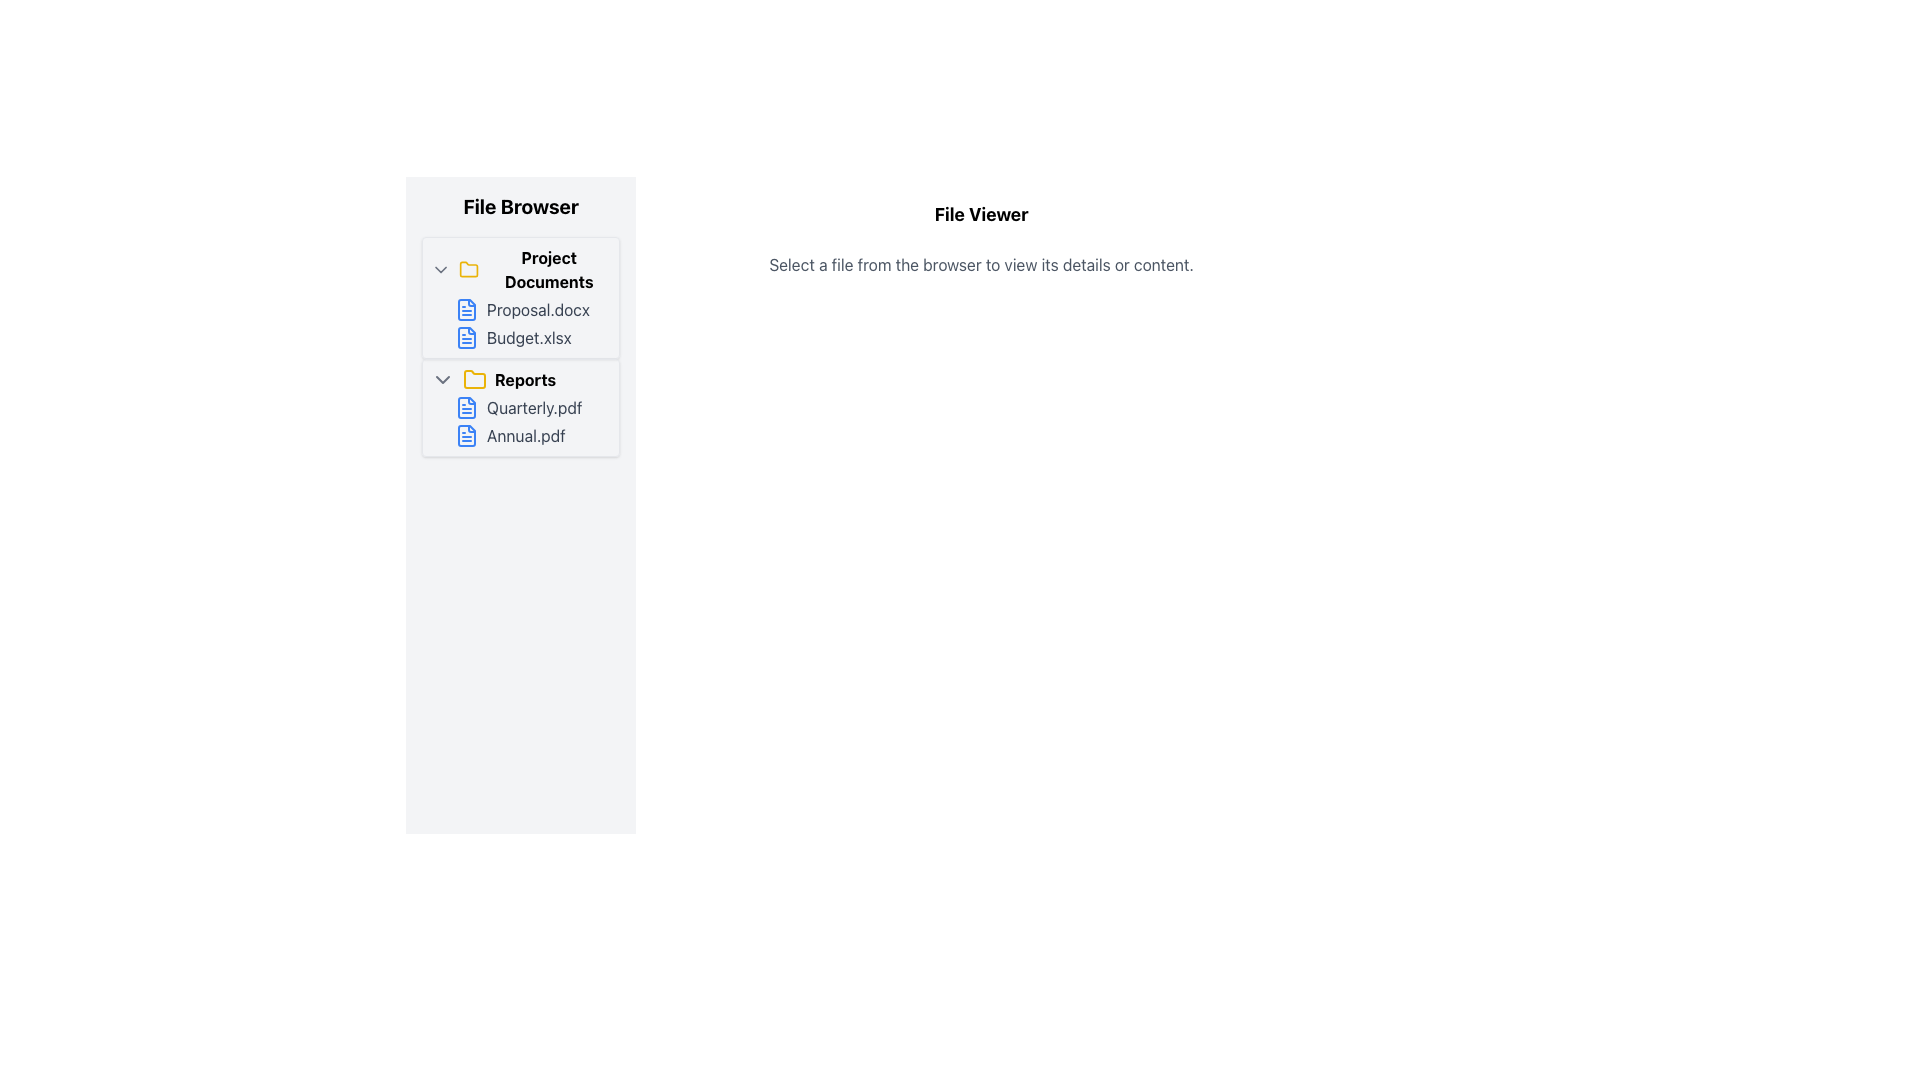 This screenshot has width=1920, height=1080. I want to click on the text of the 'Budget.xlsx' file entry item, which is the second item under the 'Project Documents' section of the file browser, so click(533, 337).